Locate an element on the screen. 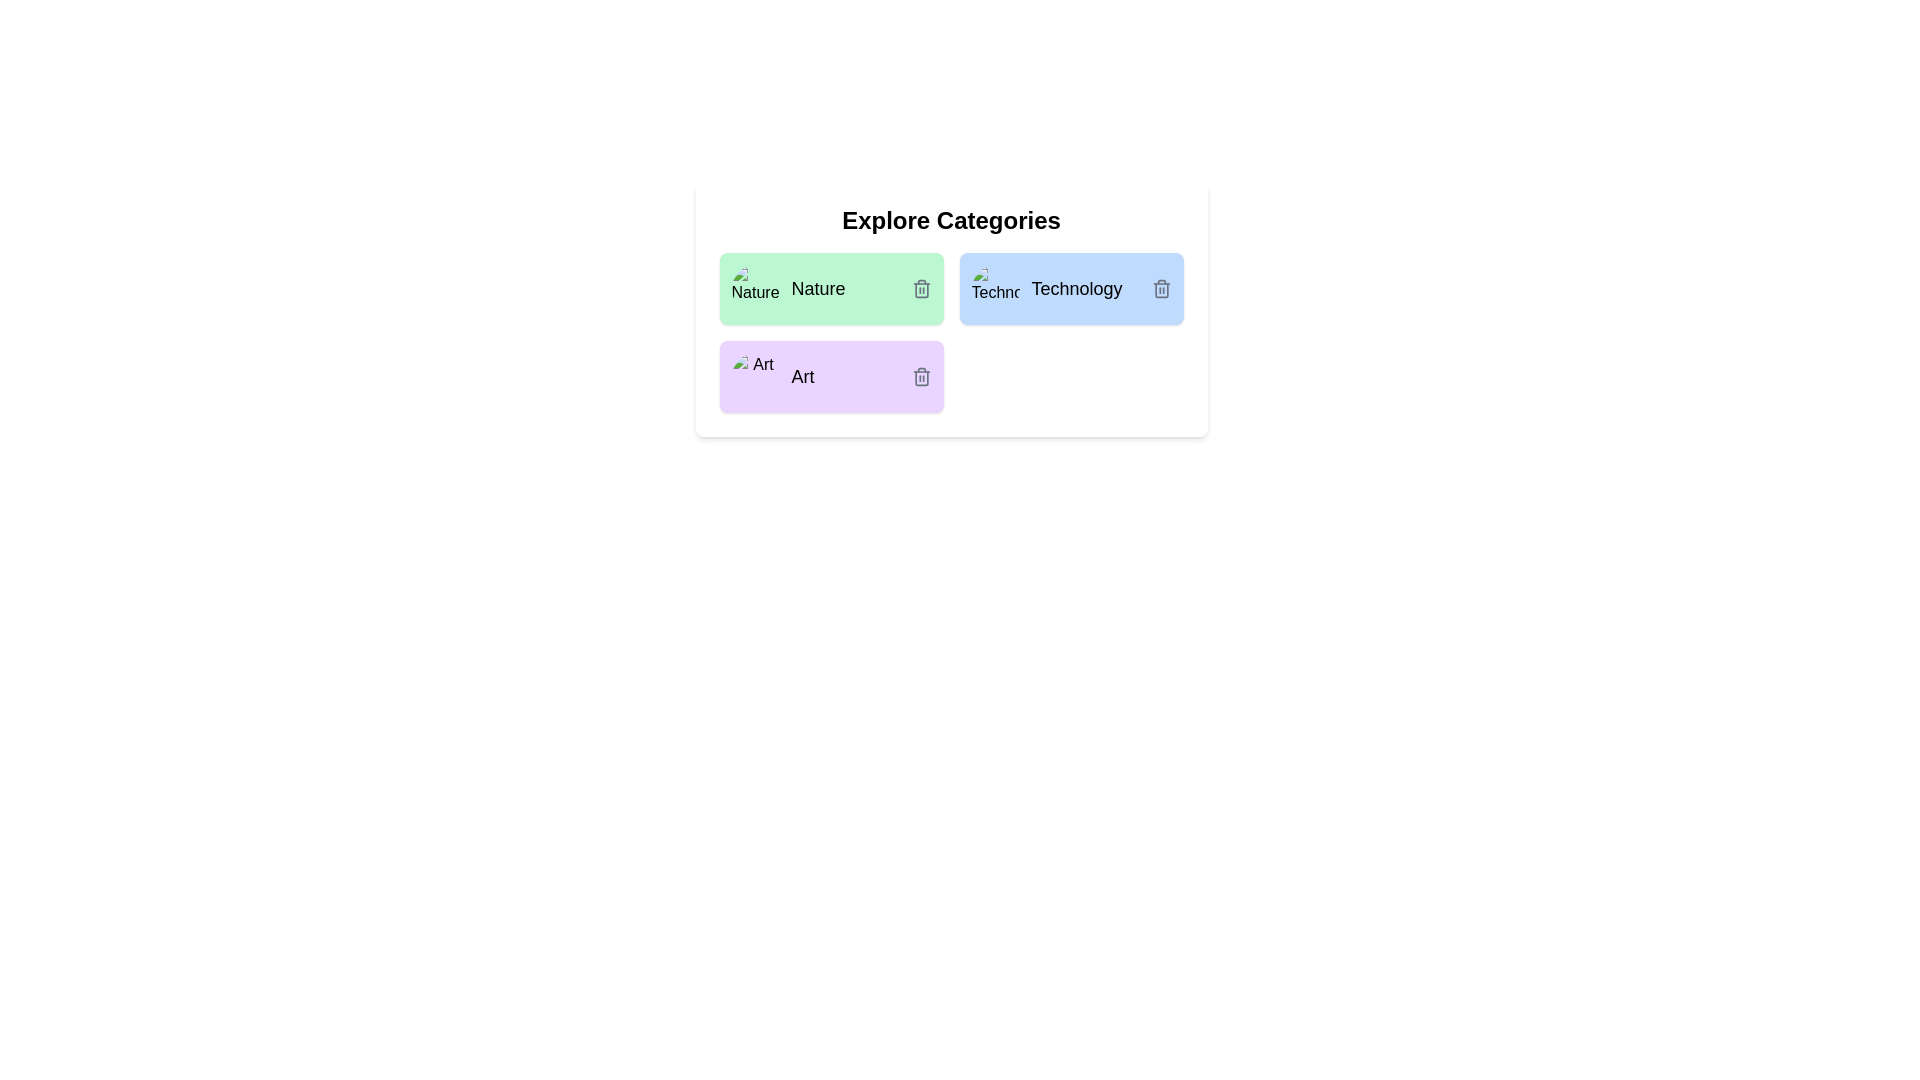 The width and height of the screenshot is (1920, 1080). the delete button of the chip labeled Art is located at coordinates (920, 377).